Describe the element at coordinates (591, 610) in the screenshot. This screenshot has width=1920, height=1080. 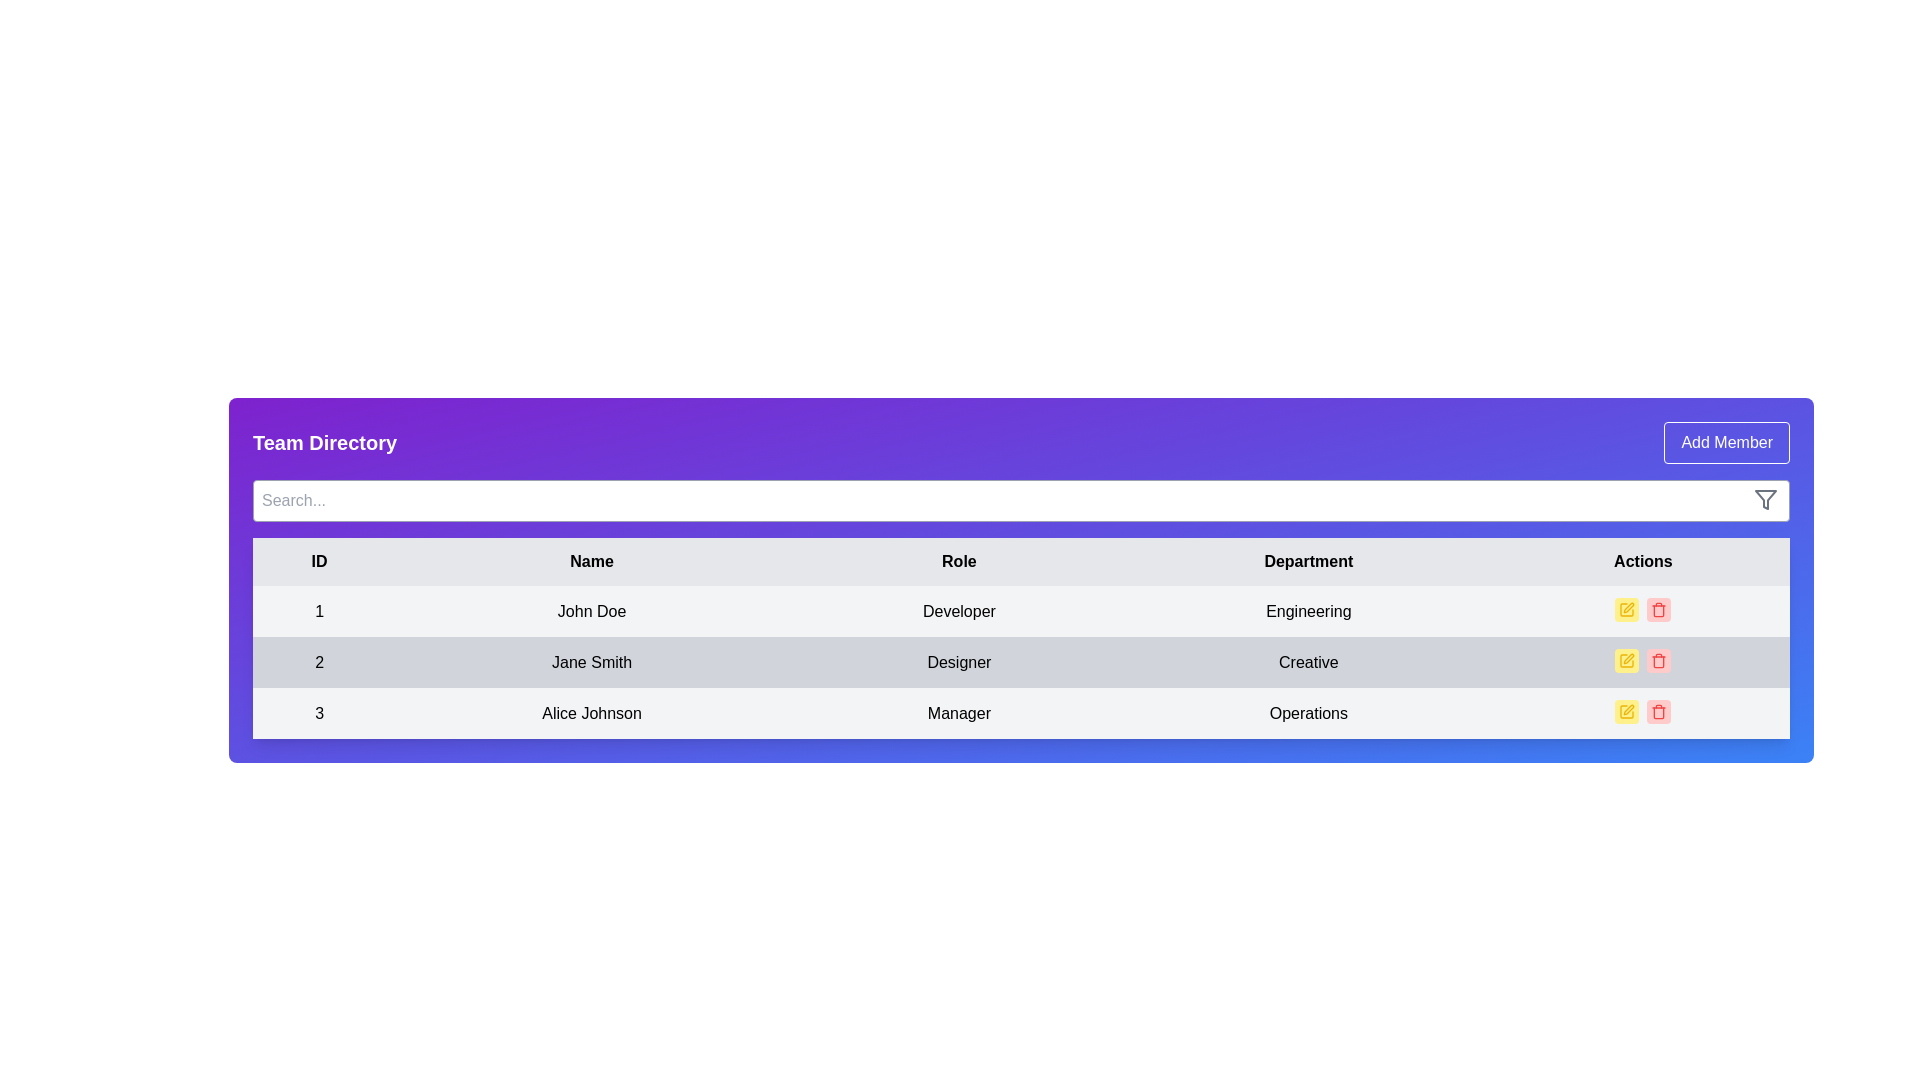
I see `the text label displaying 'John Doe' which is centered in a light gray rectangular background, part of the user information table` at that location.